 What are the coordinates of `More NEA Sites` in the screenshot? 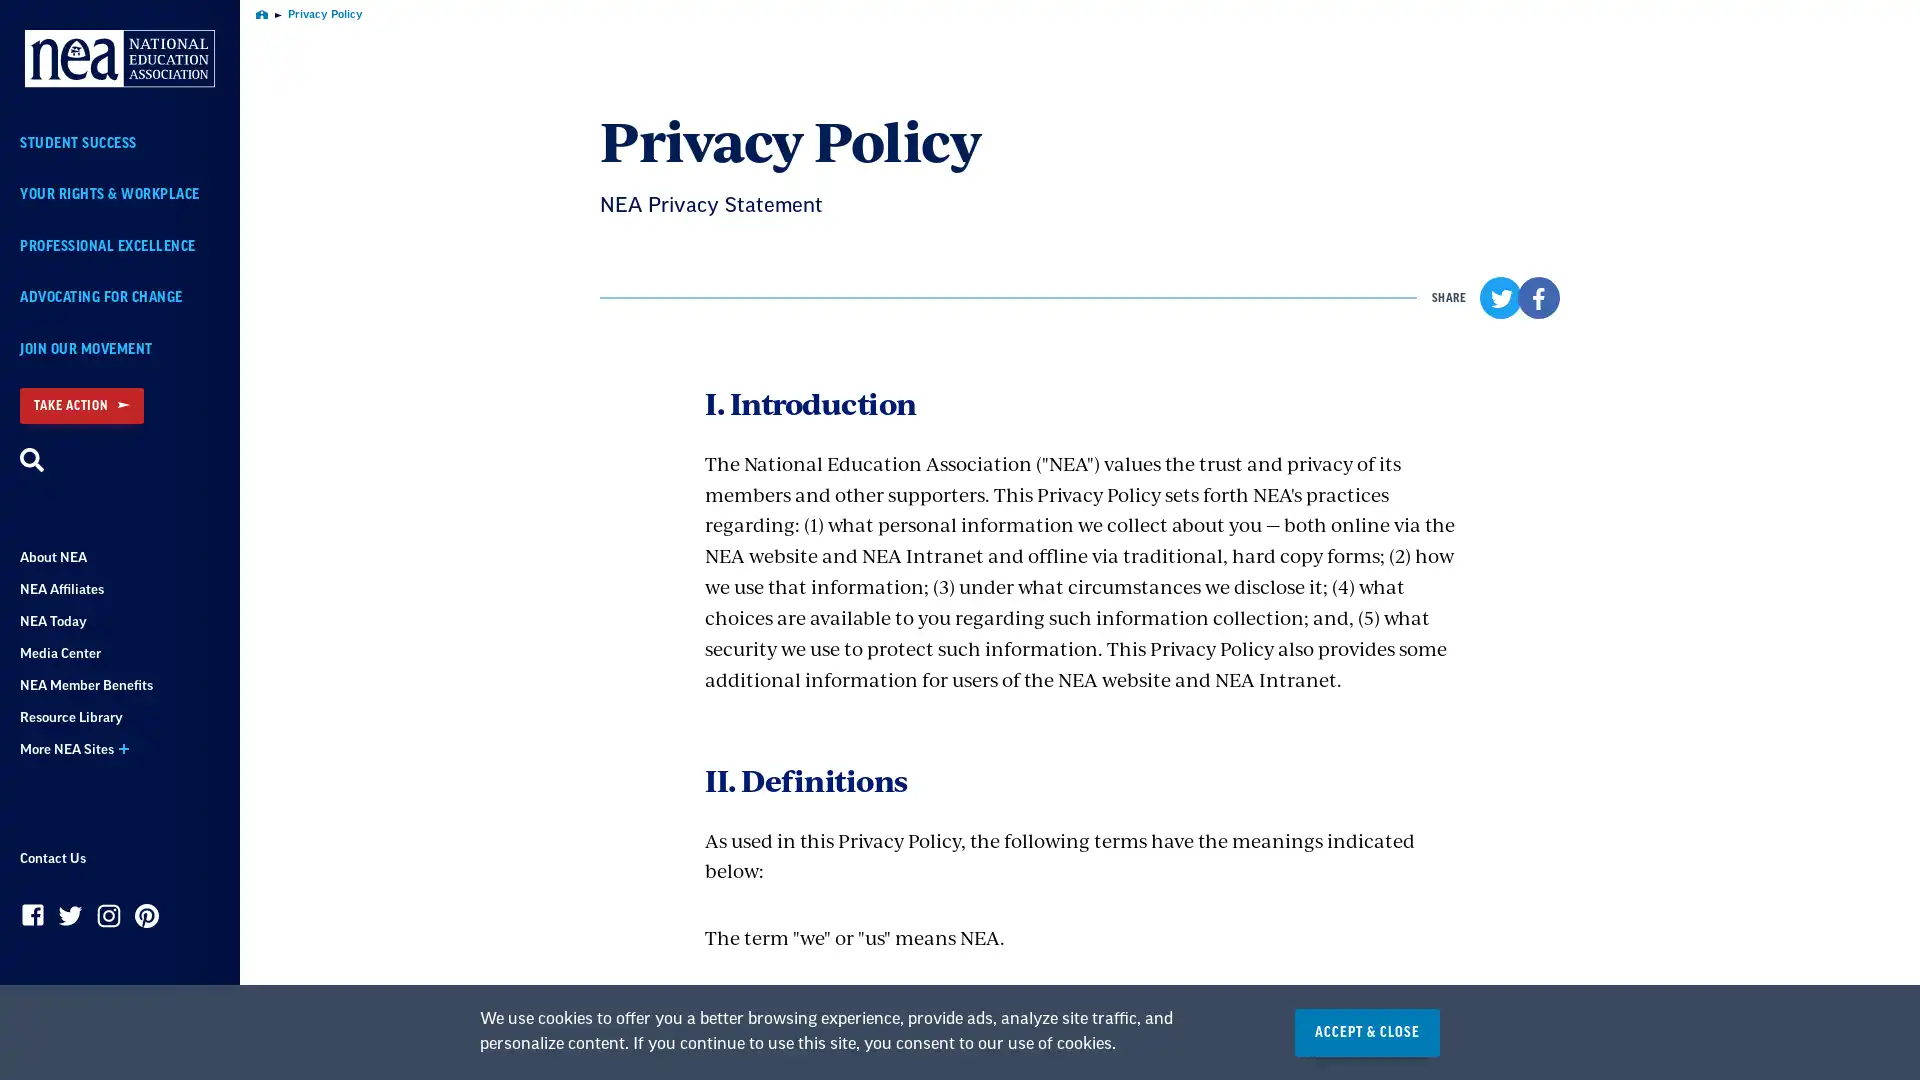 It's located at (119, 749).